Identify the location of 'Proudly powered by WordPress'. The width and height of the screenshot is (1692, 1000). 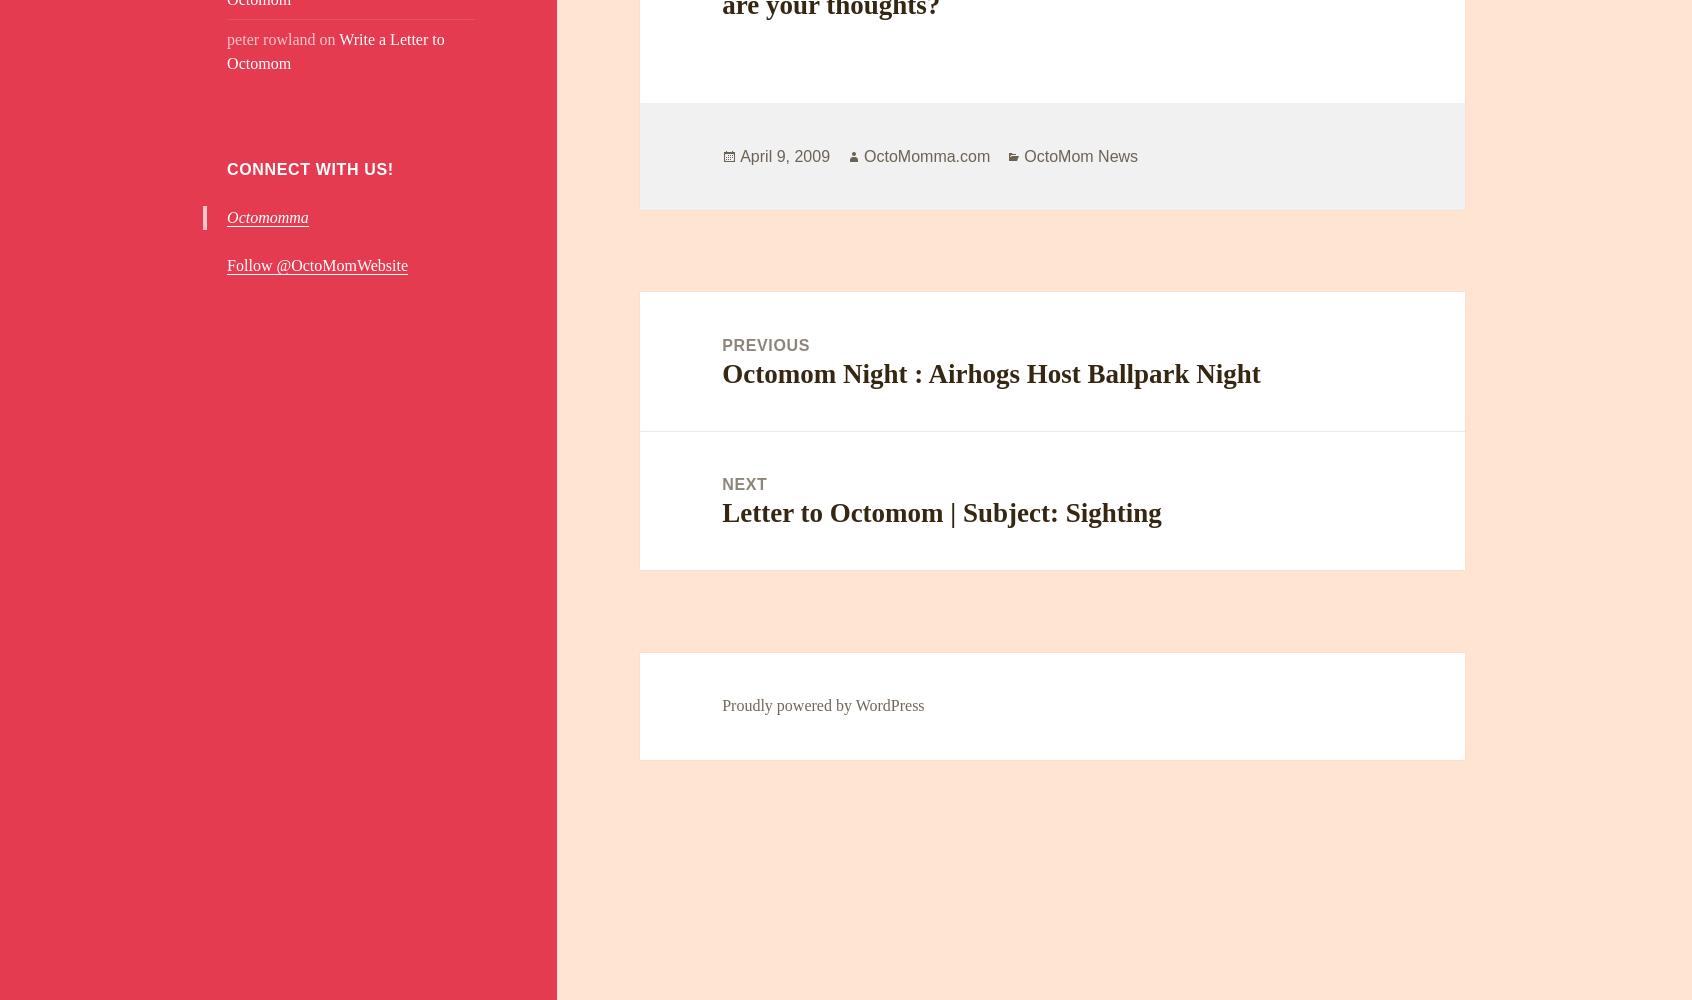
(822, 704).